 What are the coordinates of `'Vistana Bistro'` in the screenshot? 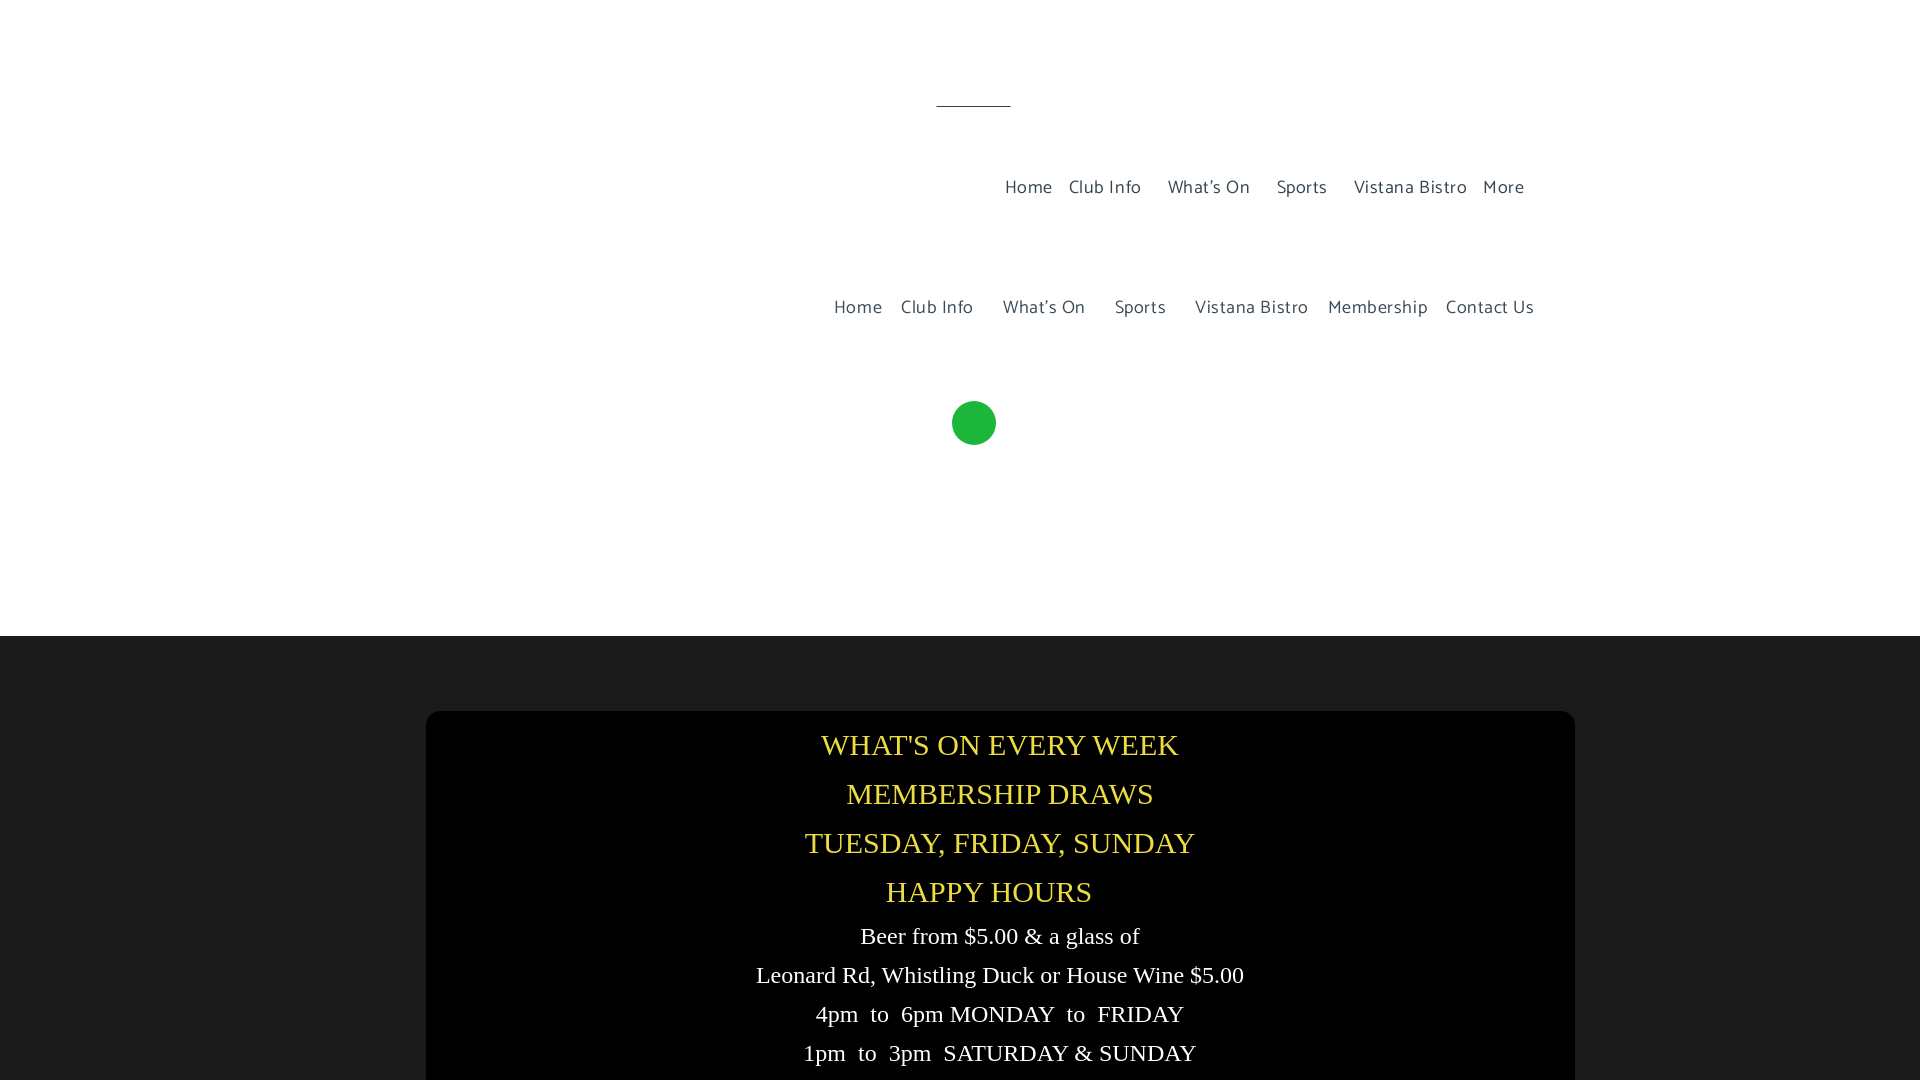 It's located at (1241, 308).